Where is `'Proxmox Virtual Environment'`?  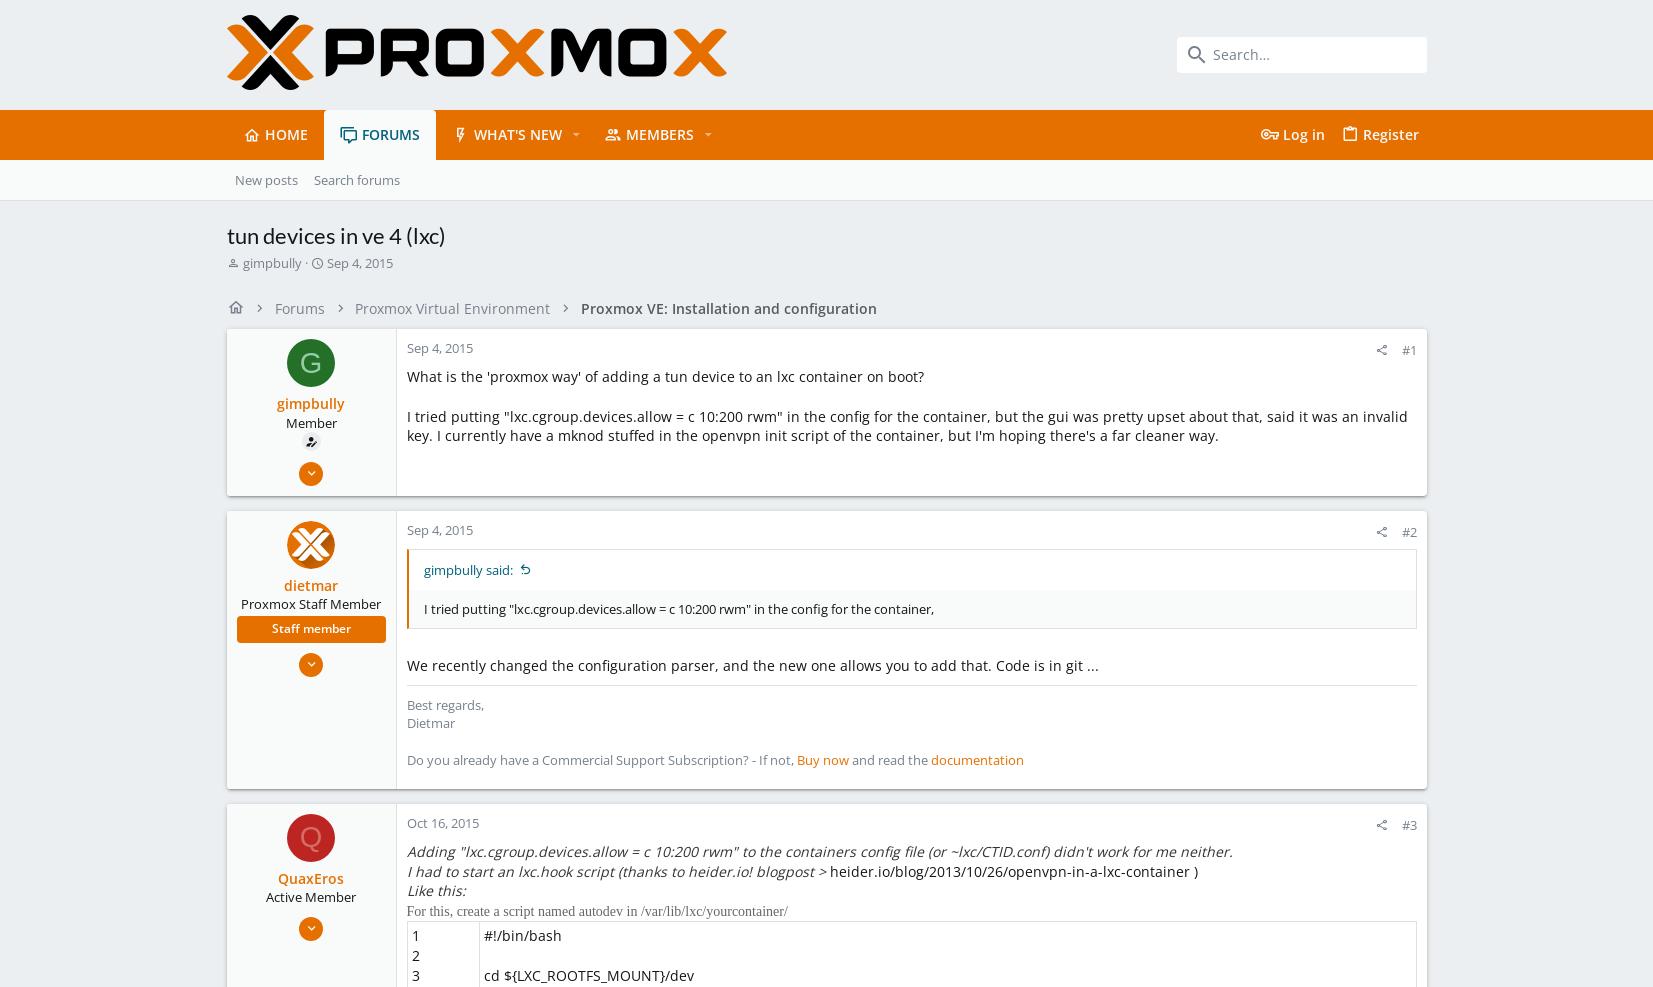
'Proxmox Virtual Environment' is located at coordinates (451, 306).